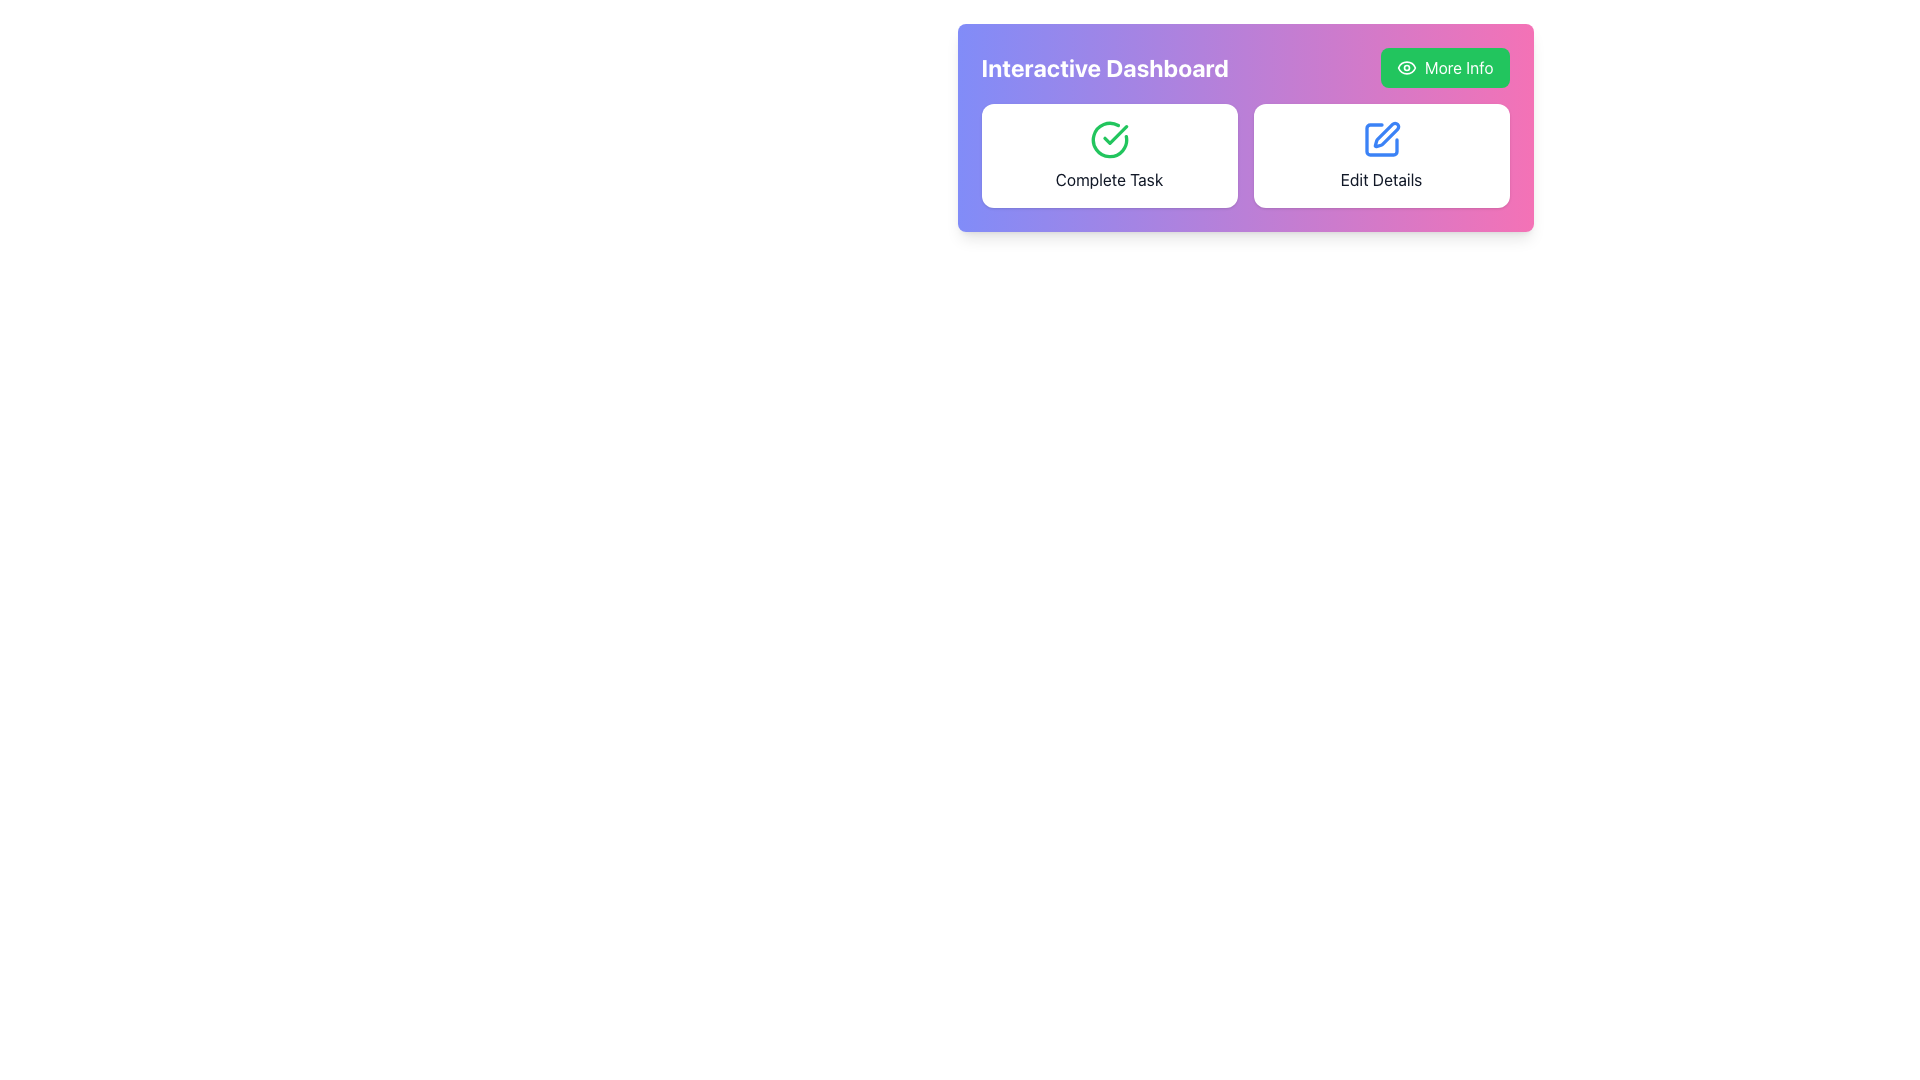 This screenshot has width=1920, height=1080. Describe the element at coordinates (1380, 180) in the screenshot. I see `the text label displaying 'Edit Details' that is centered below the blue pen icon in the rightmost section of the two-section box component` at that location.